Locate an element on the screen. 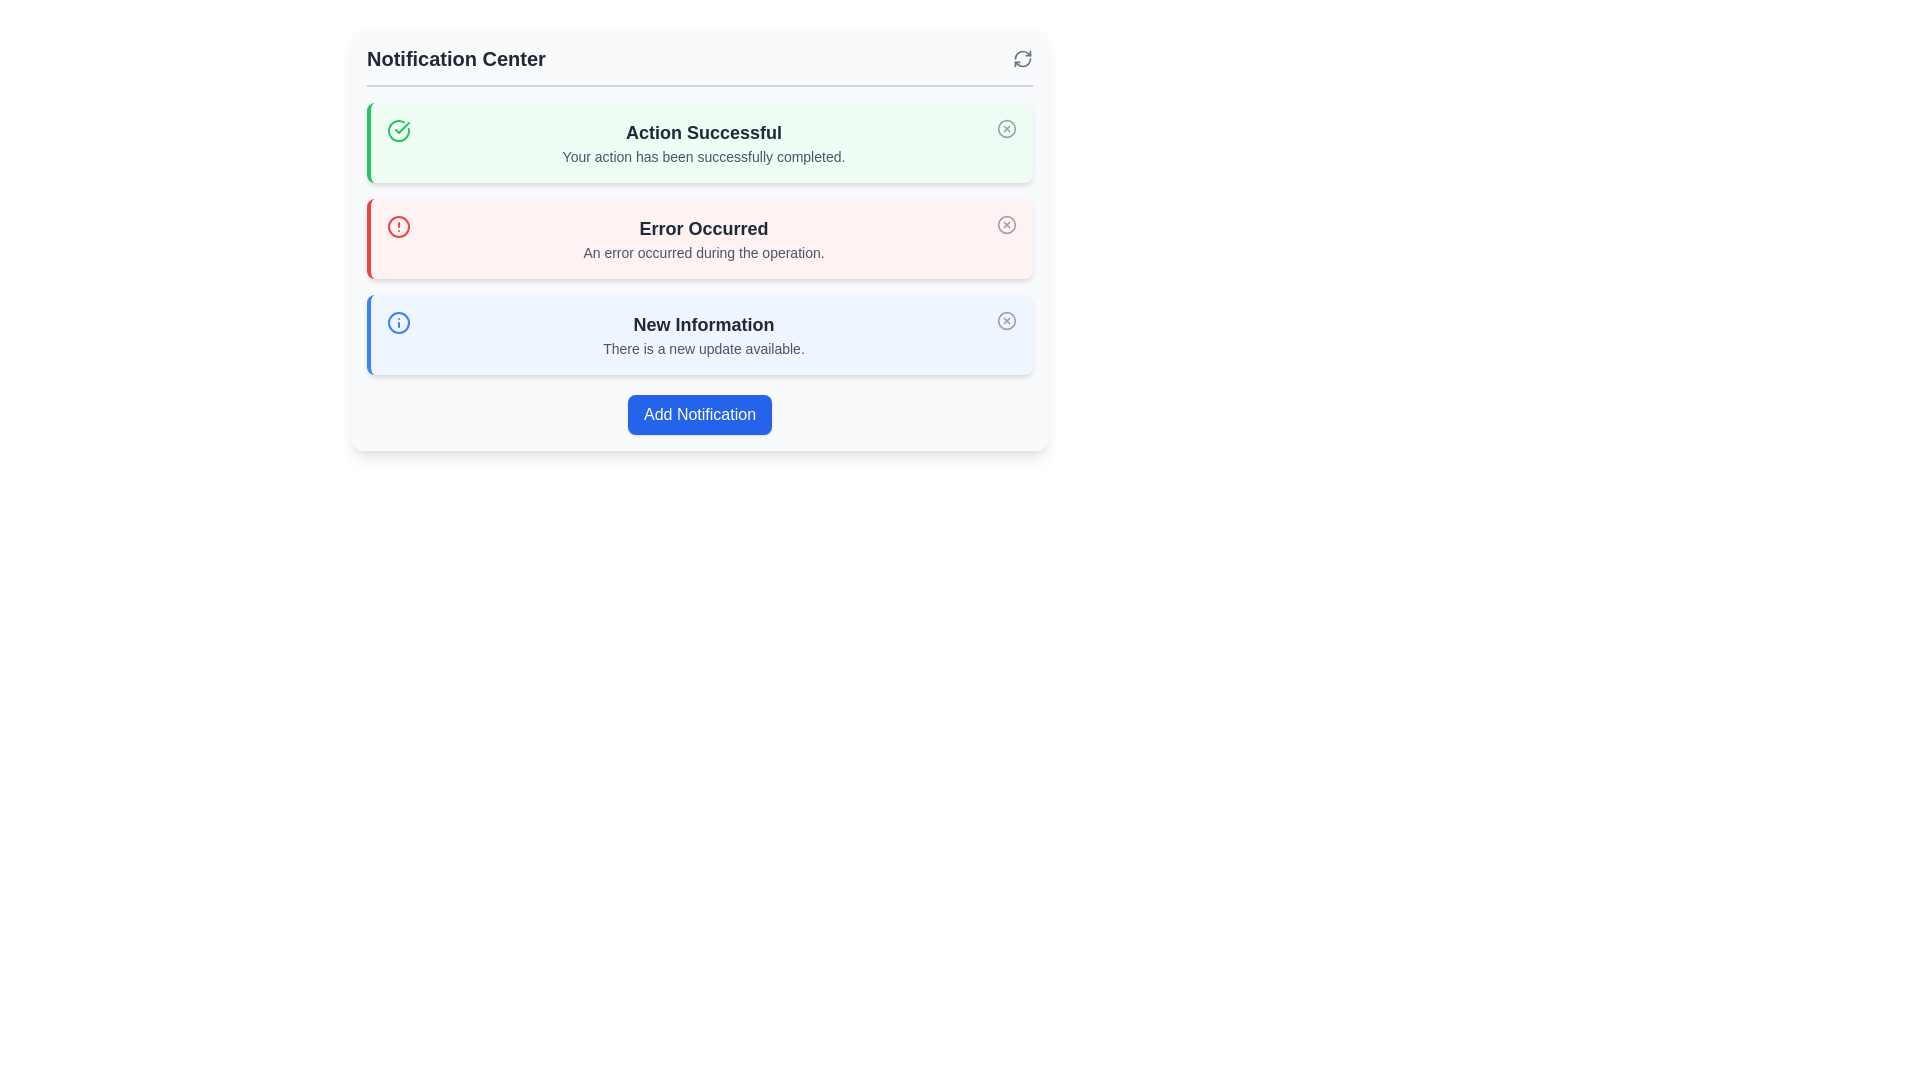 Image resolution: width=1920 pixels, height=1080 pixels. the green circle icon with a checkmark, which is a success indicator located at the top-left corner of the 'Action Successful' notification card is located at coordinates (398, 131).